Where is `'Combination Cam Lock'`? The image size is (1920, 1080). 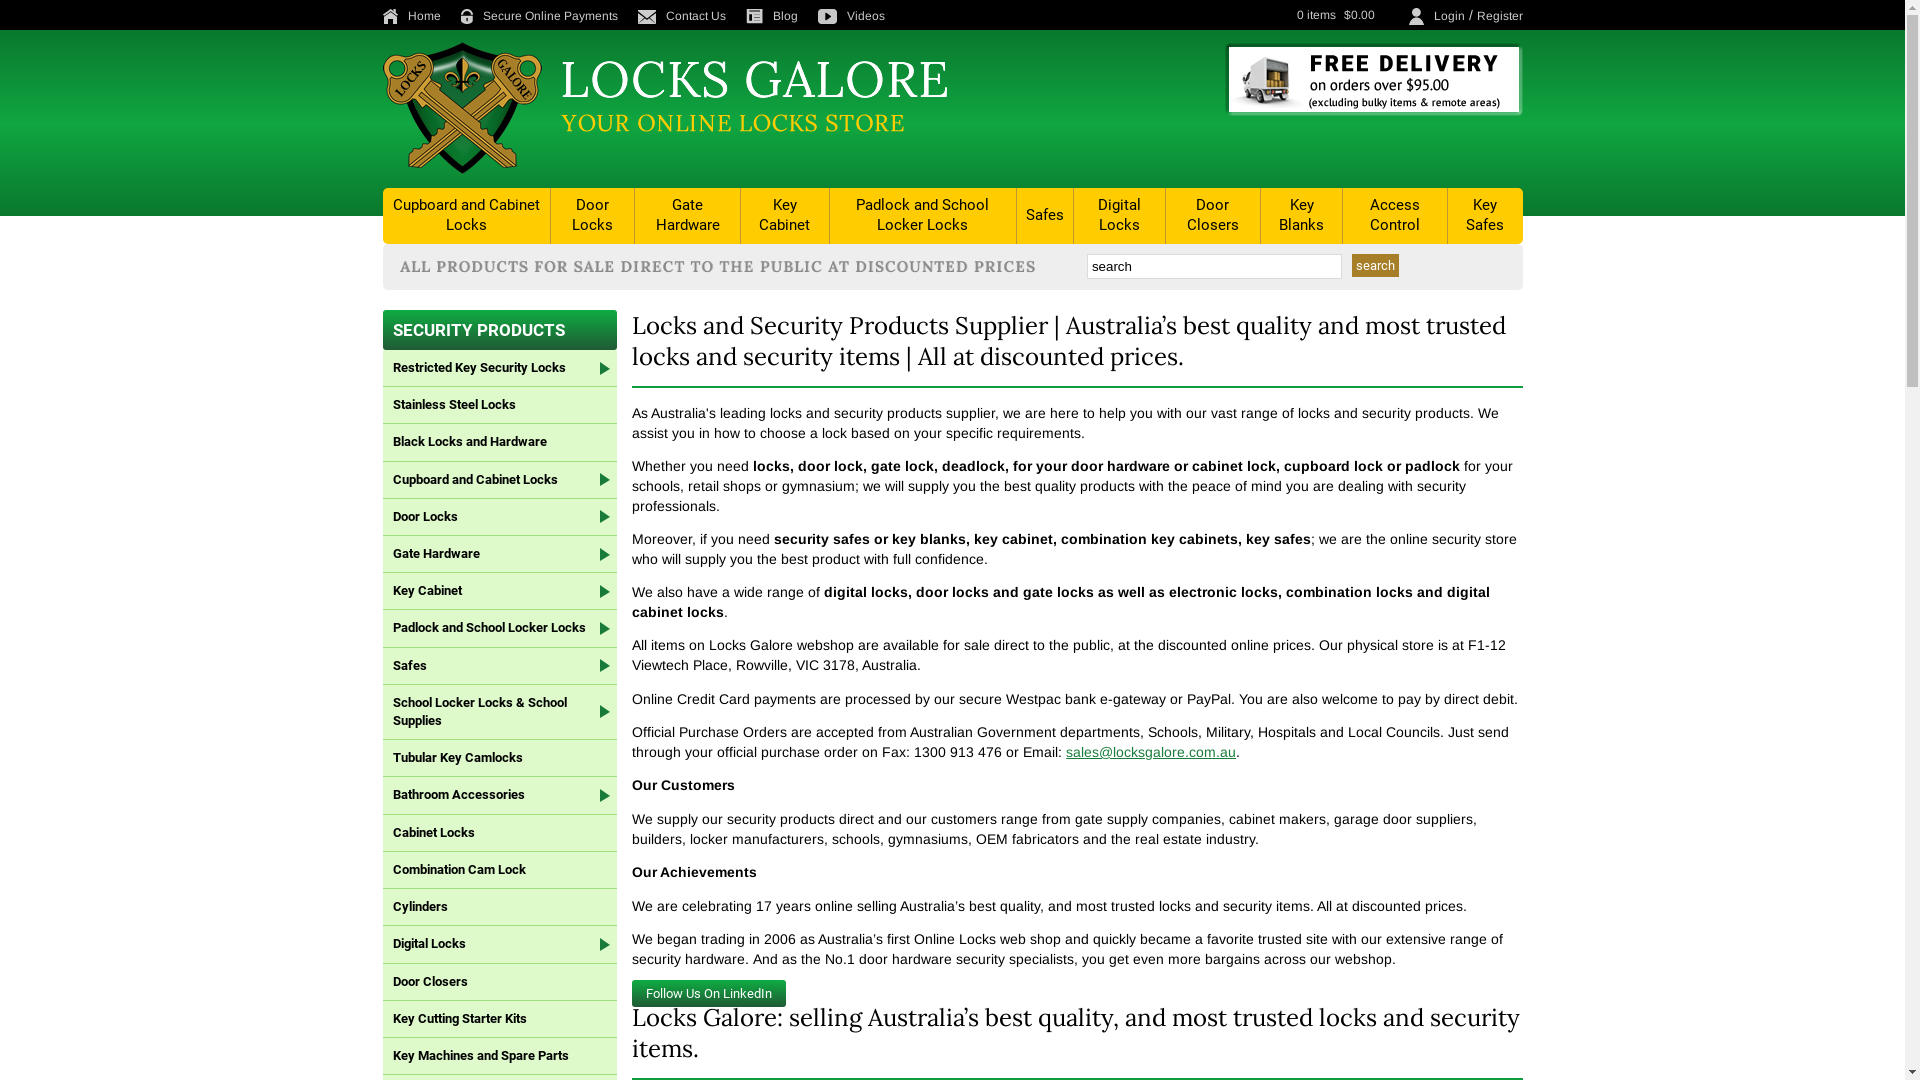 'Combination Cam Lock' is located at coordinates (499, 869).